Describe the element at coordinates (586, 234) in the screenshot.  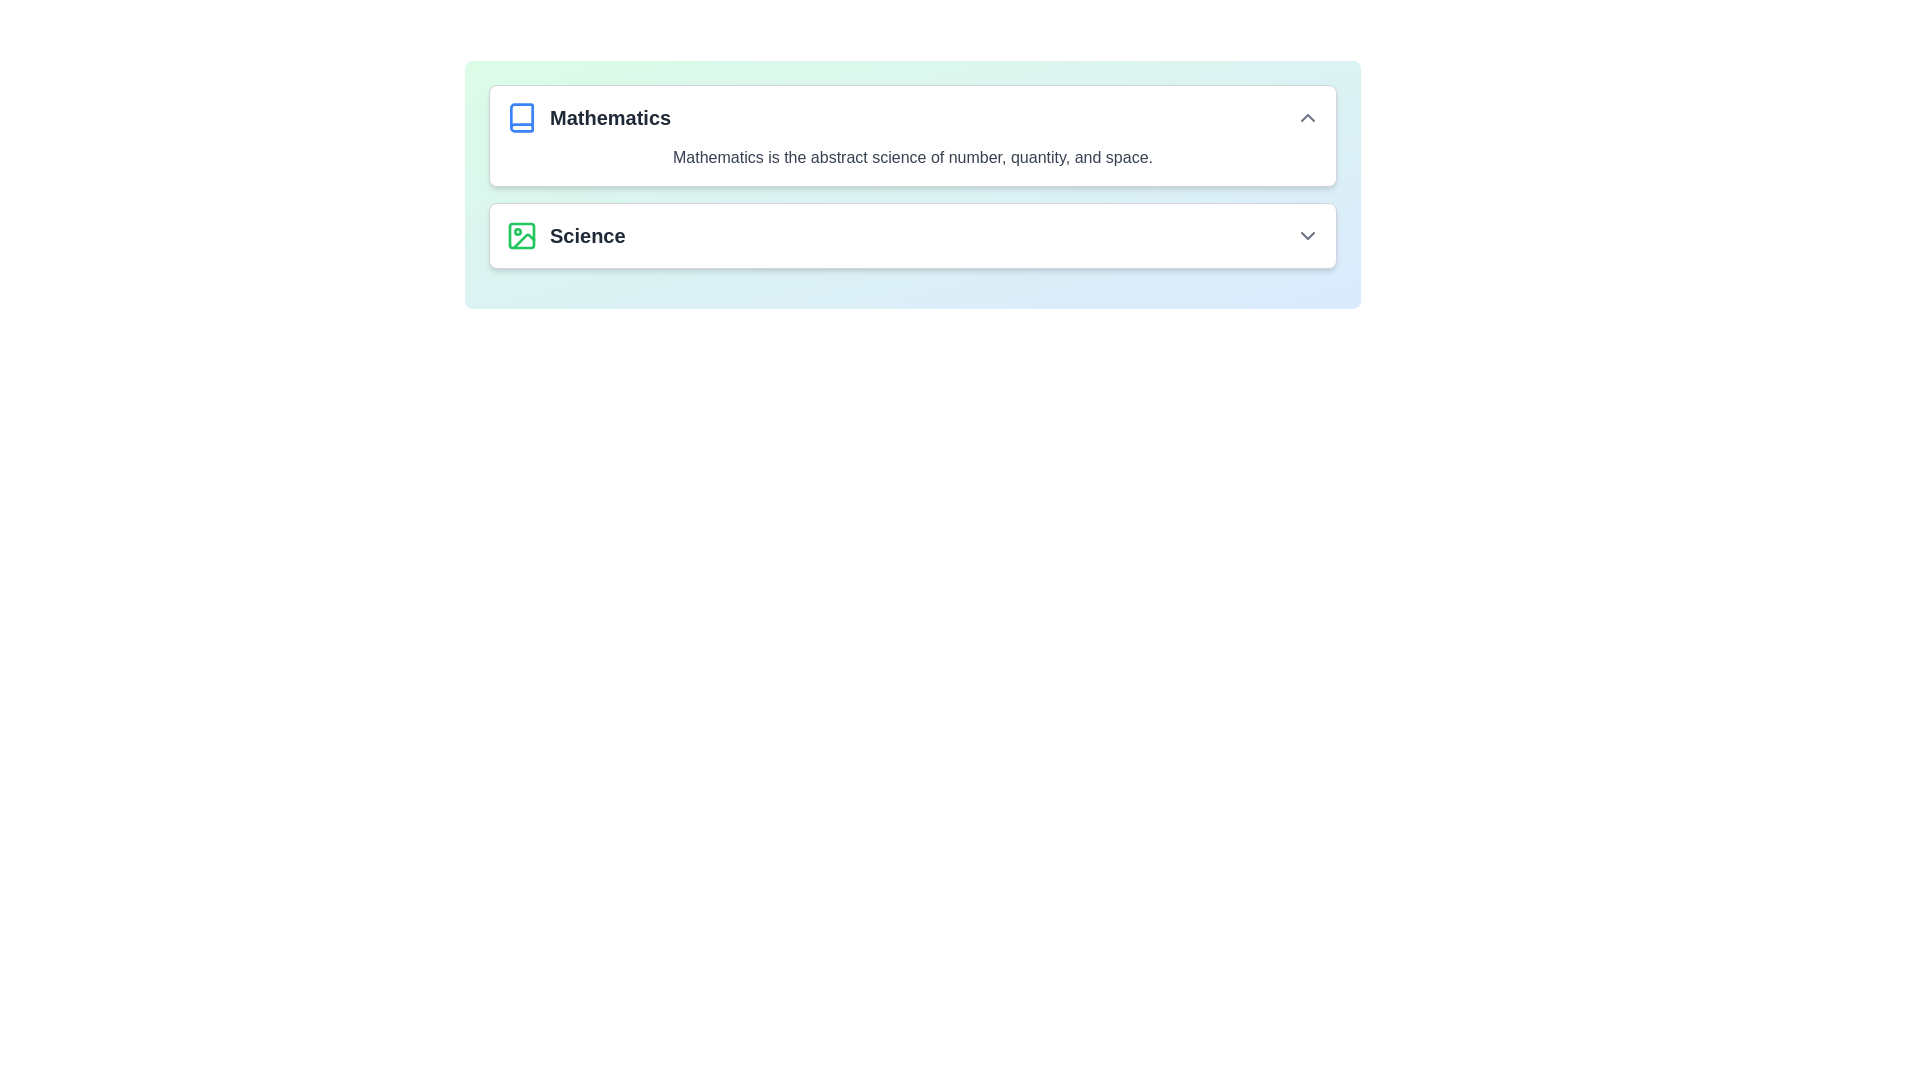
I see `the 'Science' text label, which serves as a header for related content and is located to the right of a green icon in the second row beneath 'Mathematics'` at that location.